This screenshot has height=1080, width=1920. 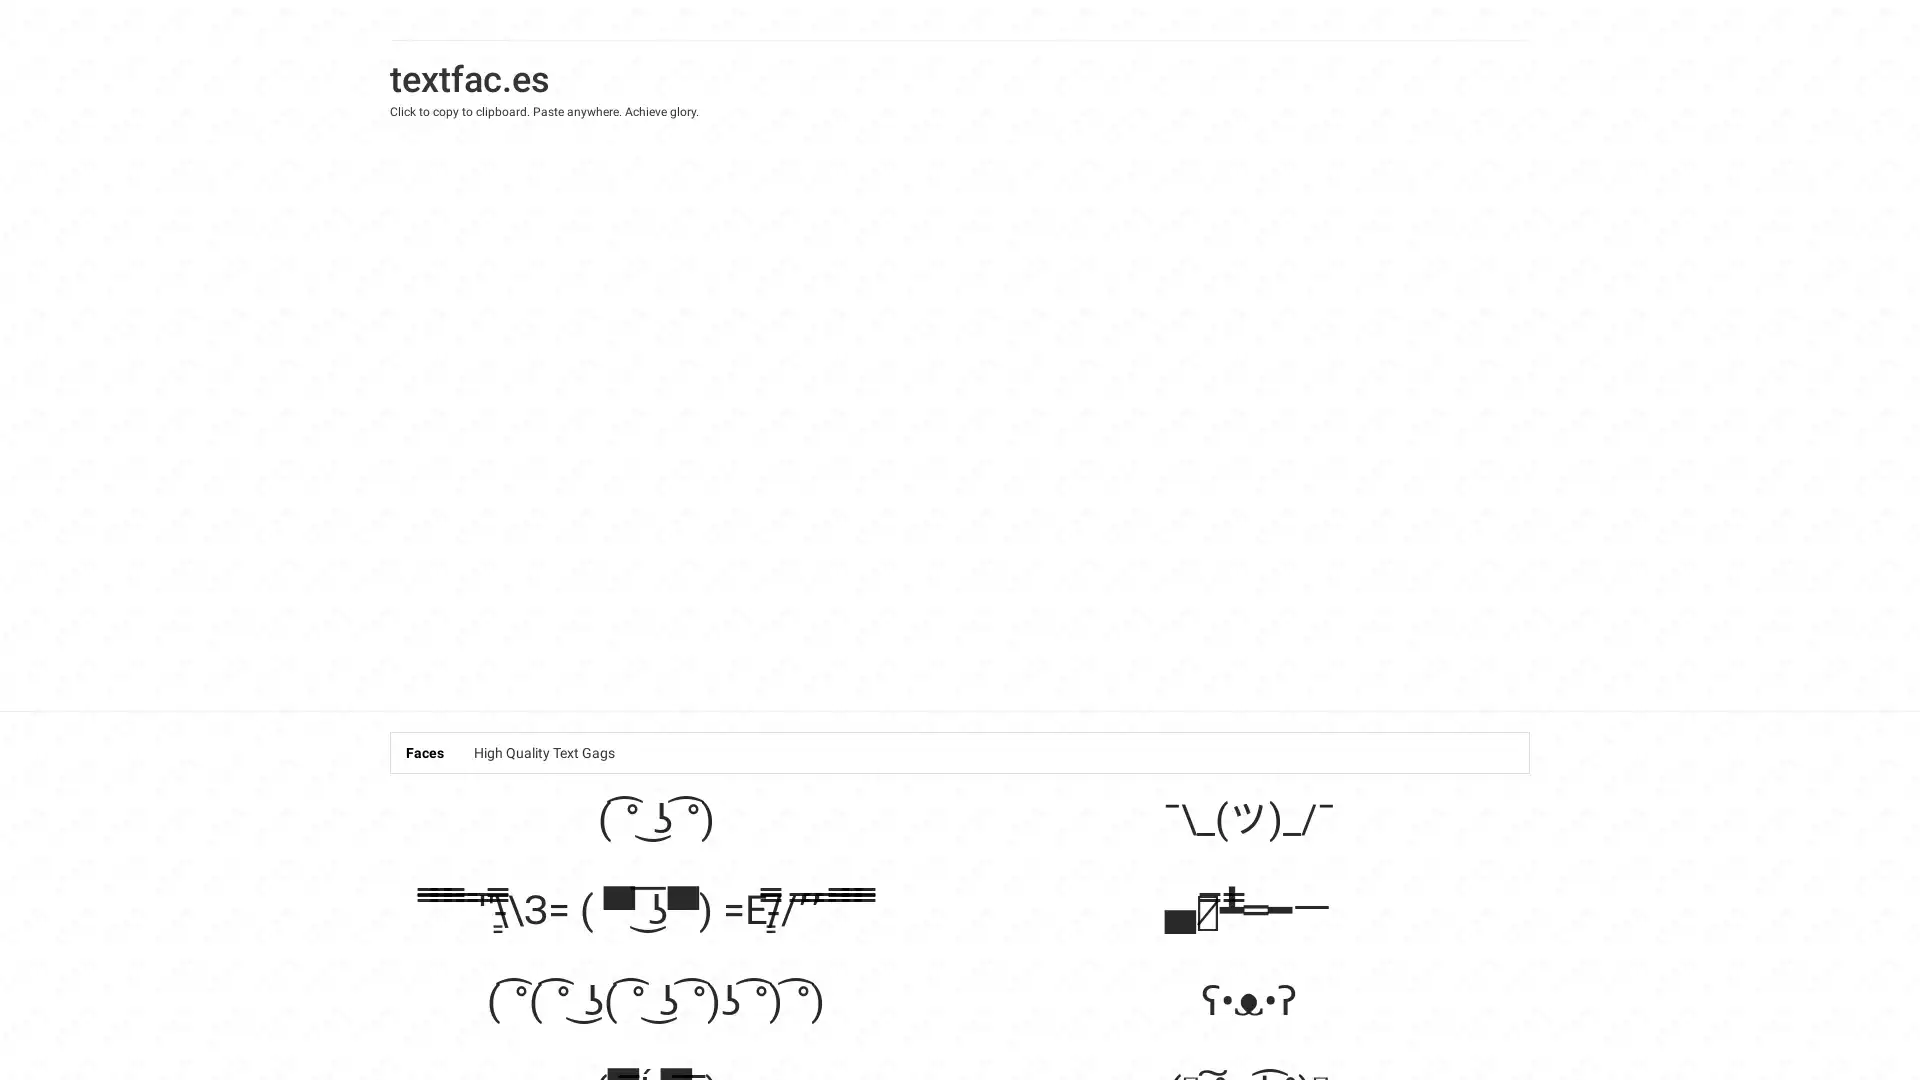 I want to click on ''\\= (  ) =//, so click(x=655, y=909).